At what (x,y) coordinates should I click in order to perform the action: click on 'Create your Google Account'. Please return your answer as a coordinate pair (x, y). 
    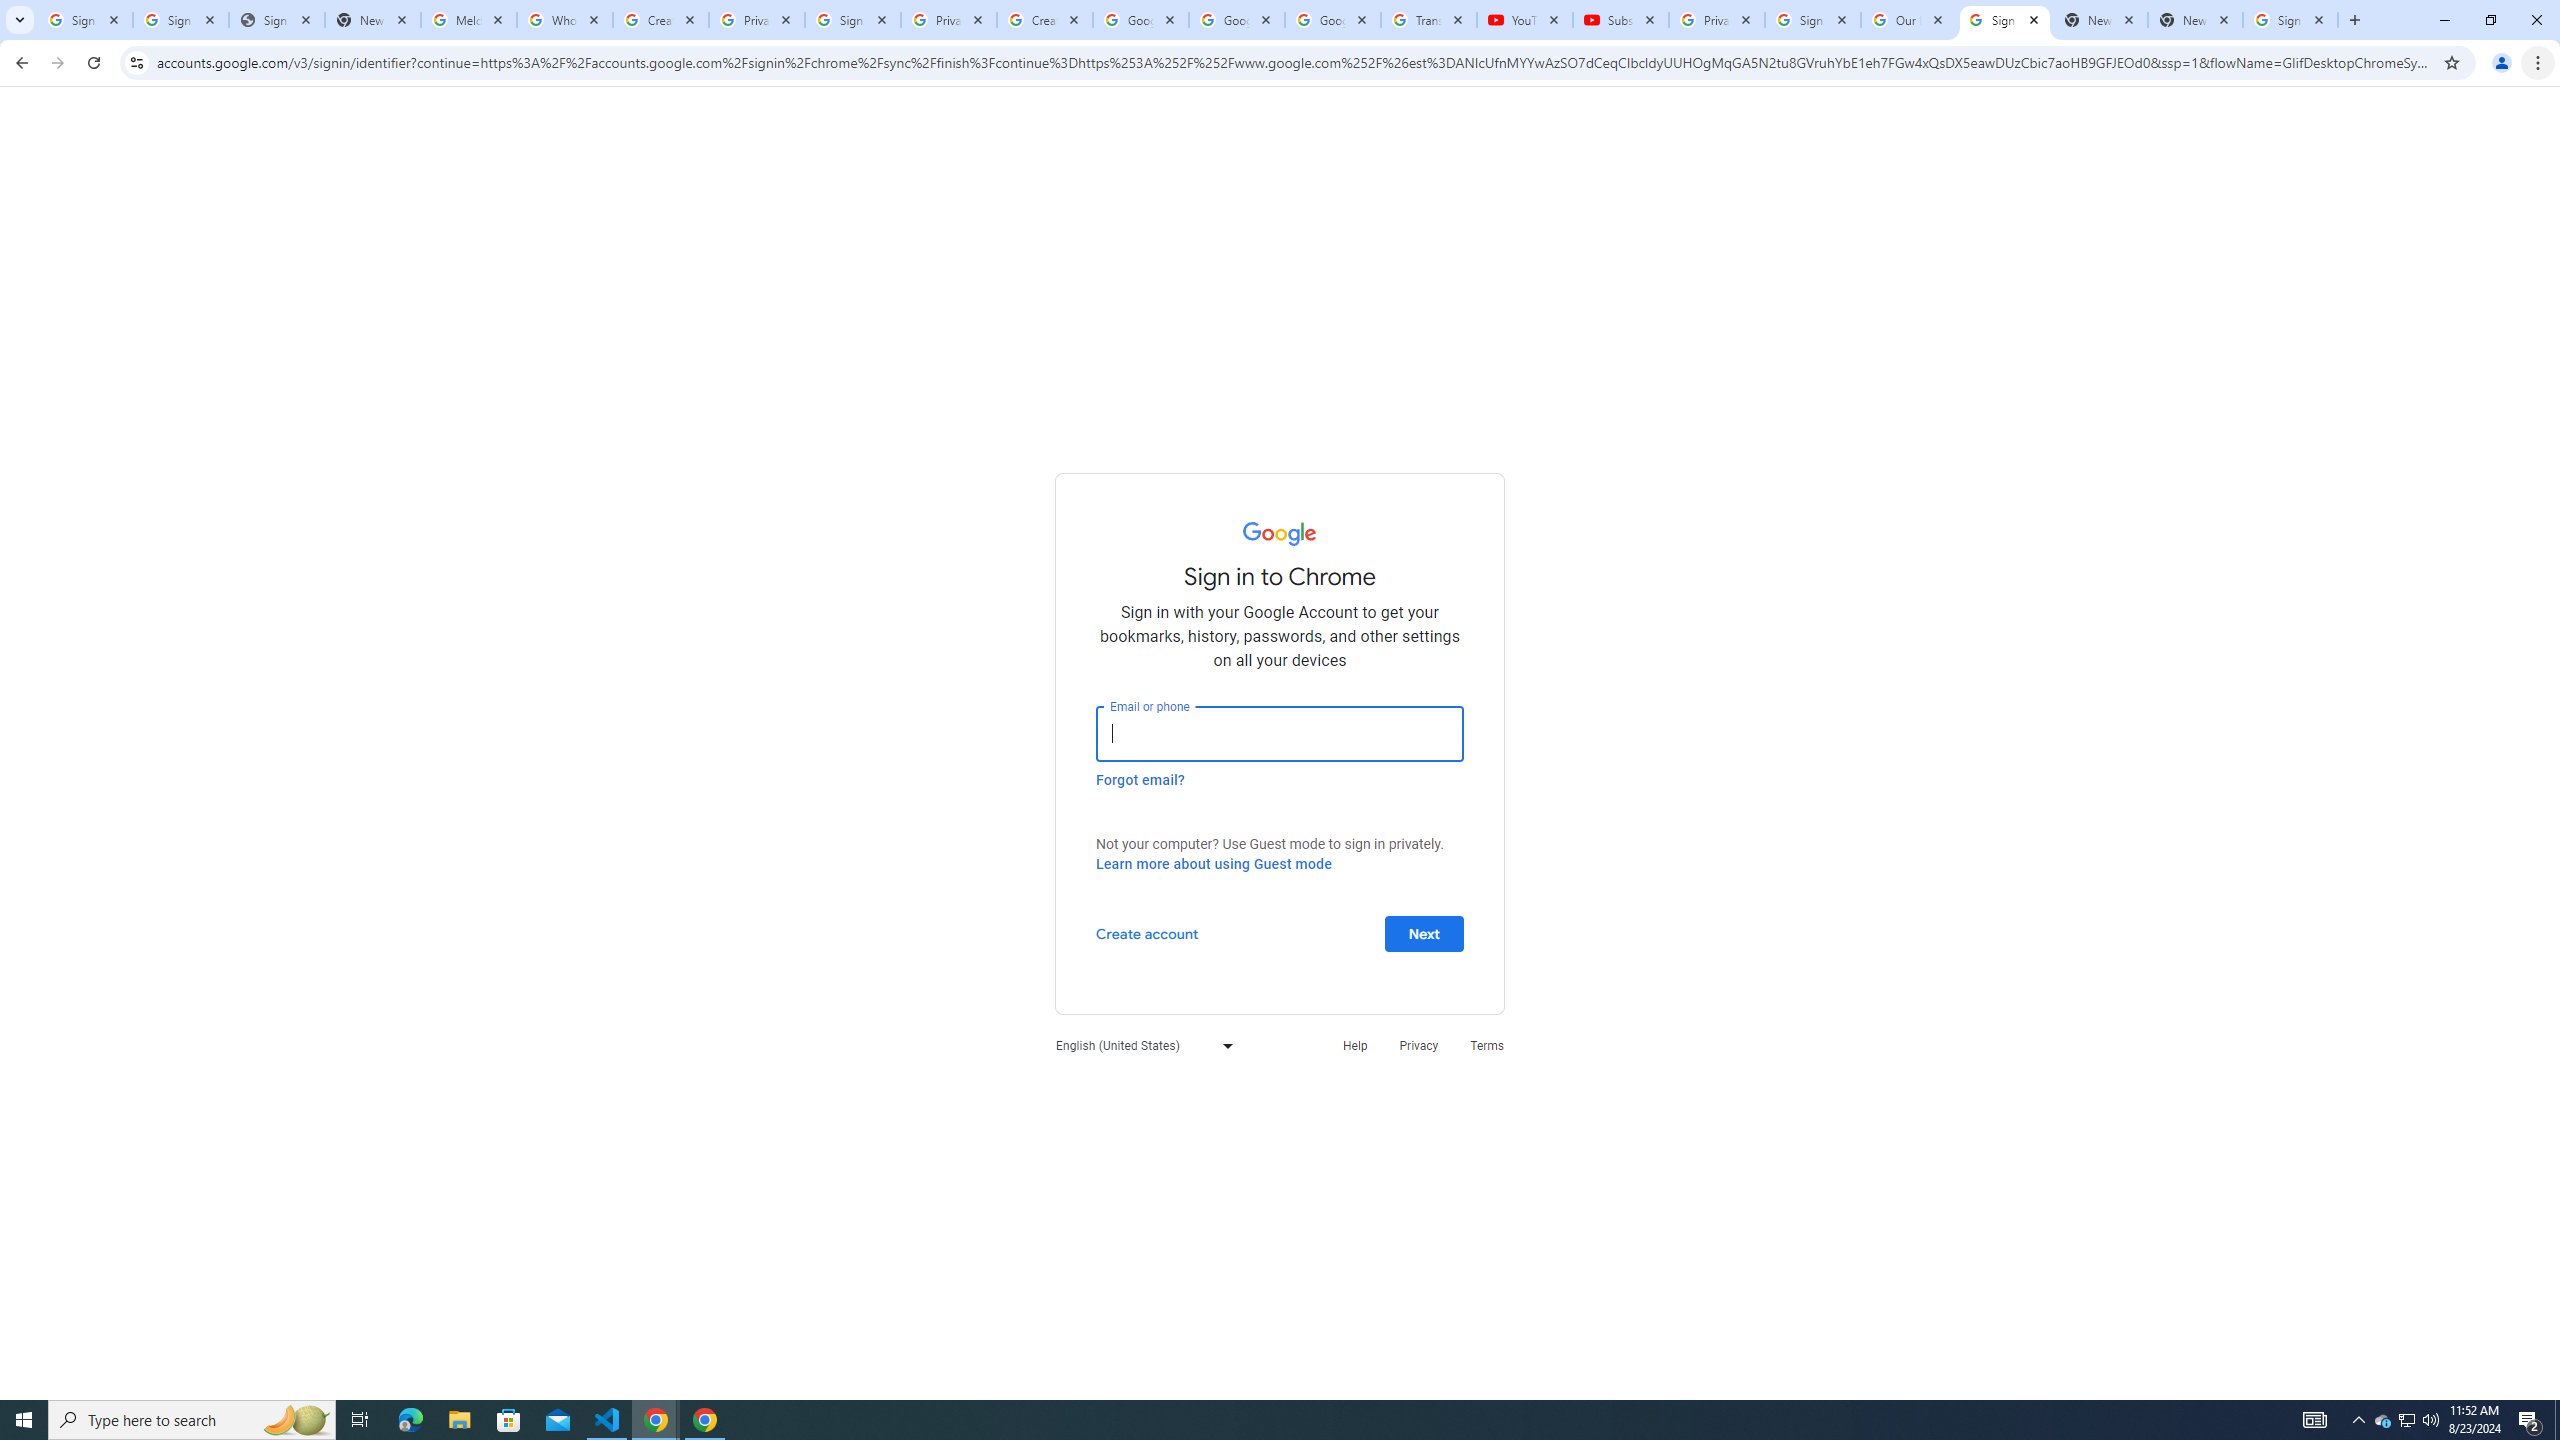
    Looking at the image, I should click on (1043, 19).